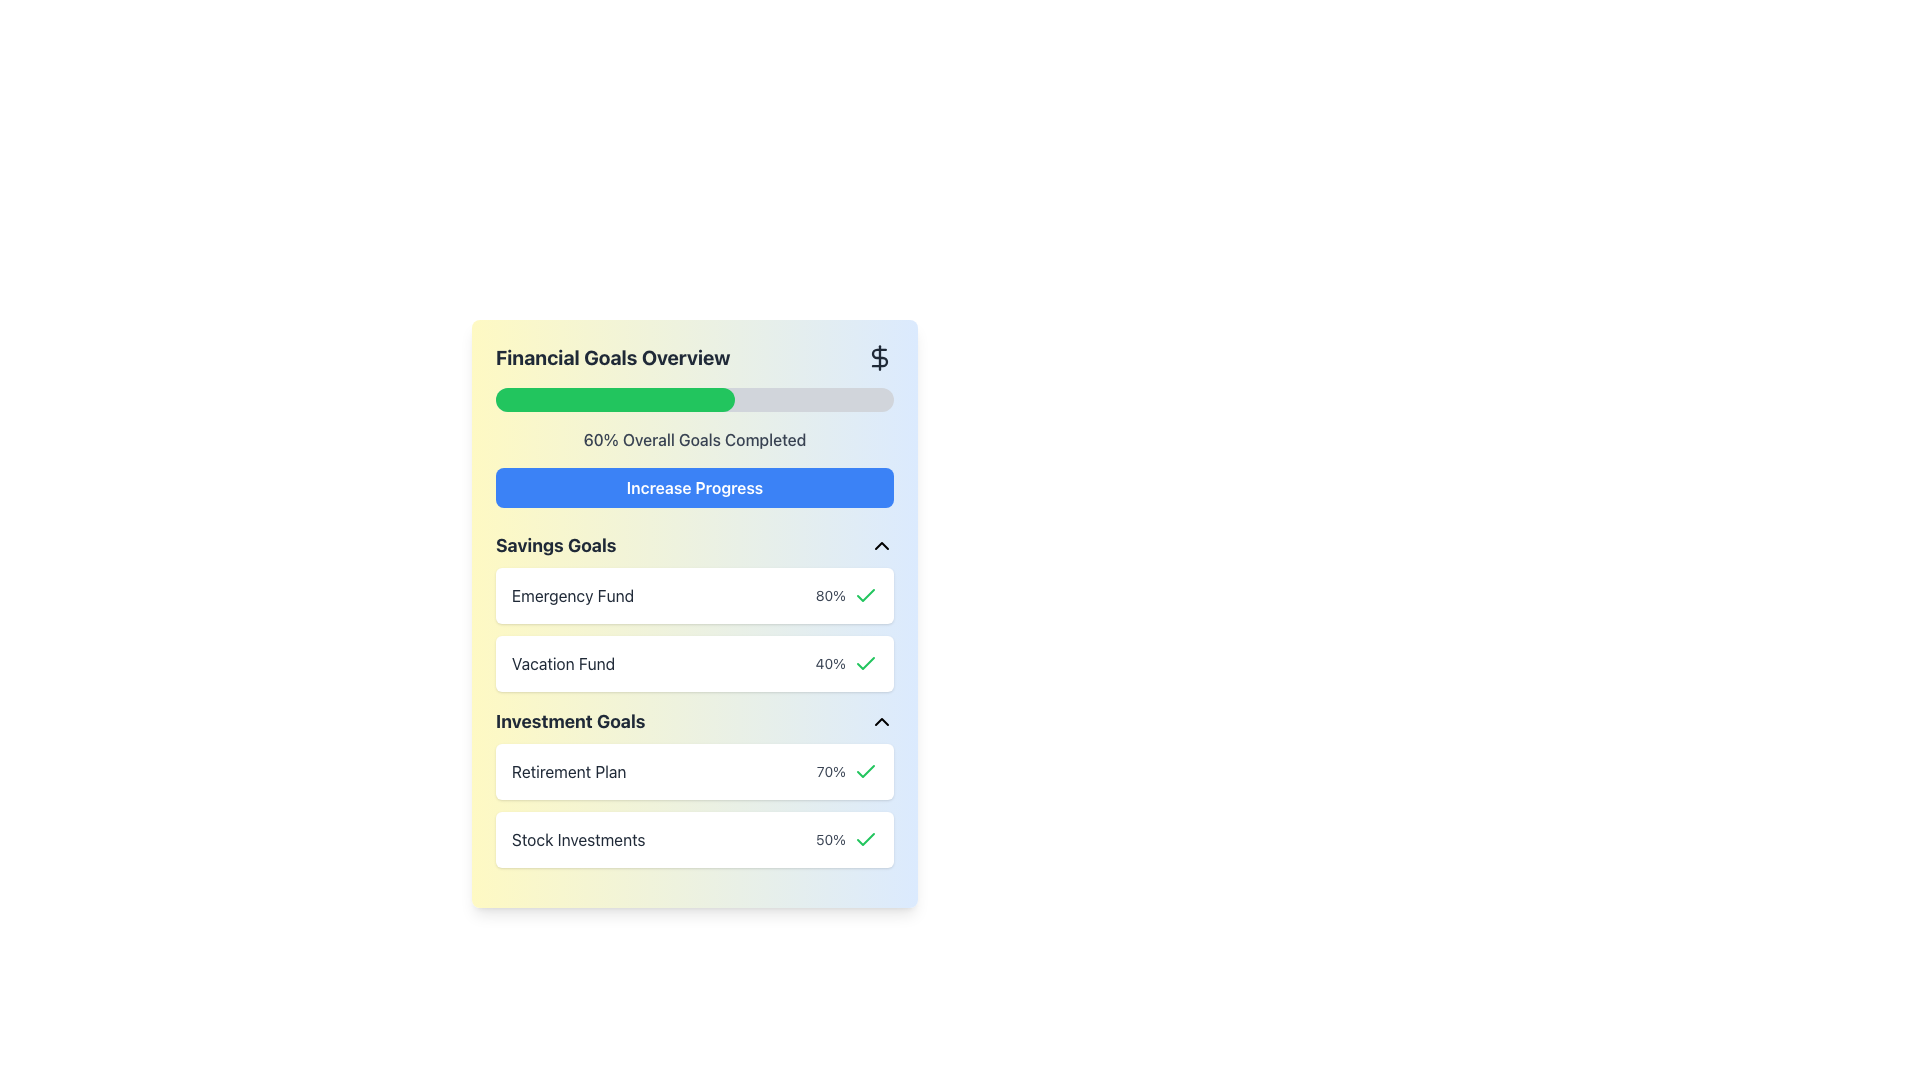  I want to click on progress bar indicating 60% completion towards financial goals, located centrally beneath the heading 'Financial Goals Overview', so click(695, 400).